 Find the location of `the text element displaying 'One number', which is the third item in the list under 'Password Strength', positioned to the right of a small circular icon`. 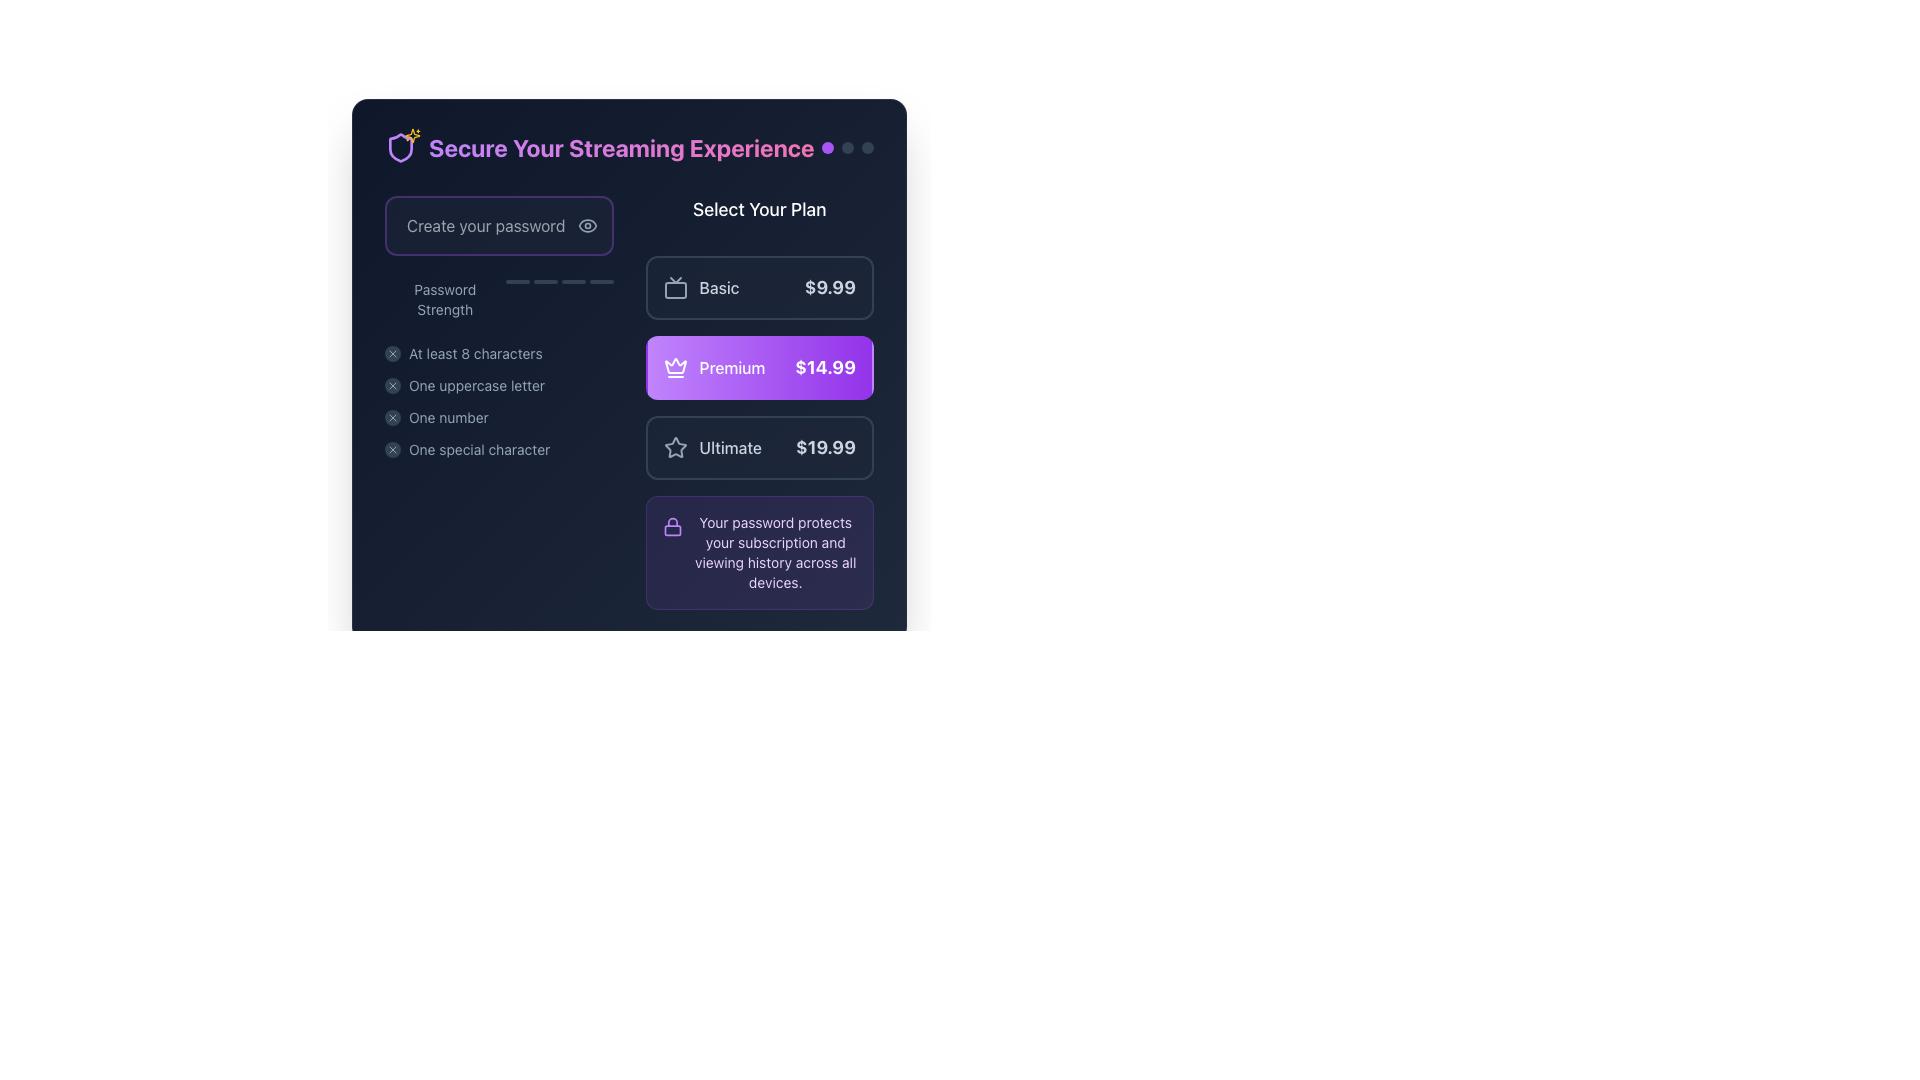

the text element displaying 'One number', which is the third item in the list under 'Password Strength', positioned to the right of a small circular icon is located at coordinates (447, 416).